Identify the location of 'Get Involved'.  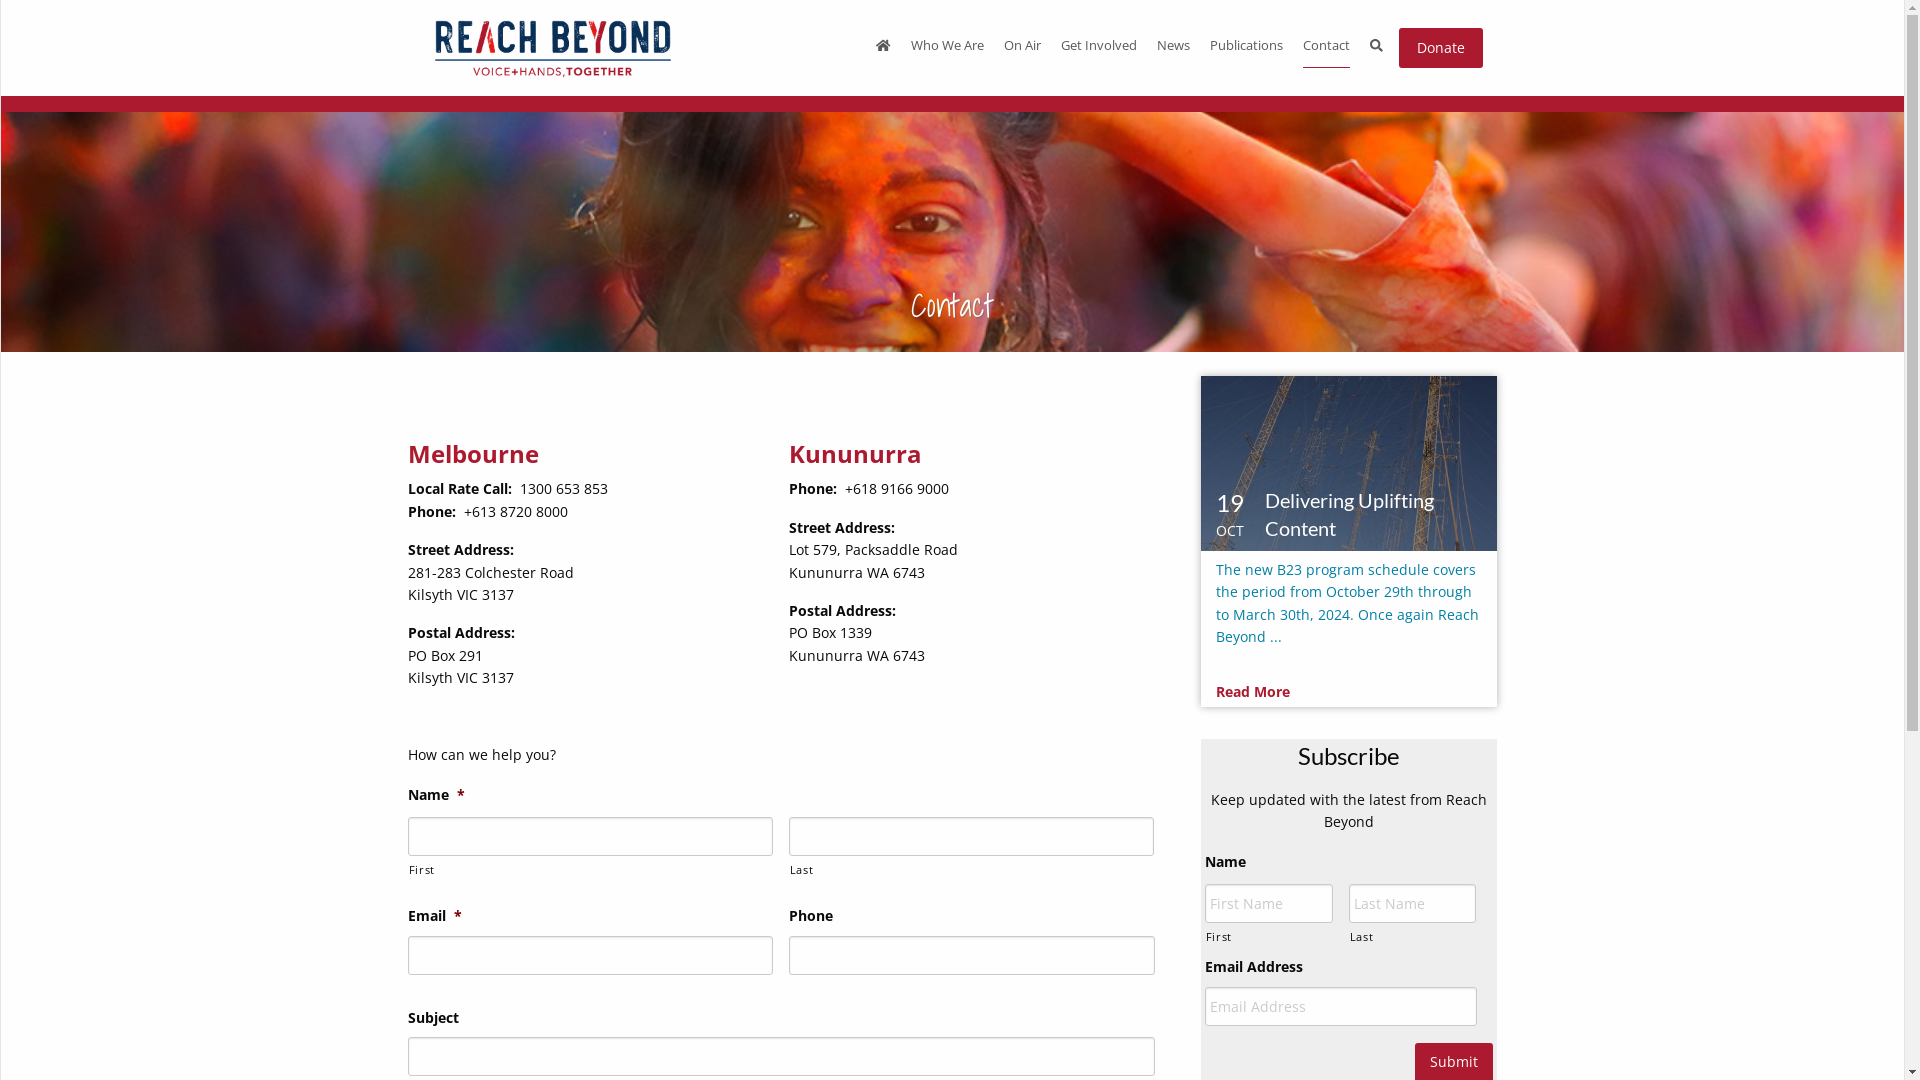
(1098, 47).